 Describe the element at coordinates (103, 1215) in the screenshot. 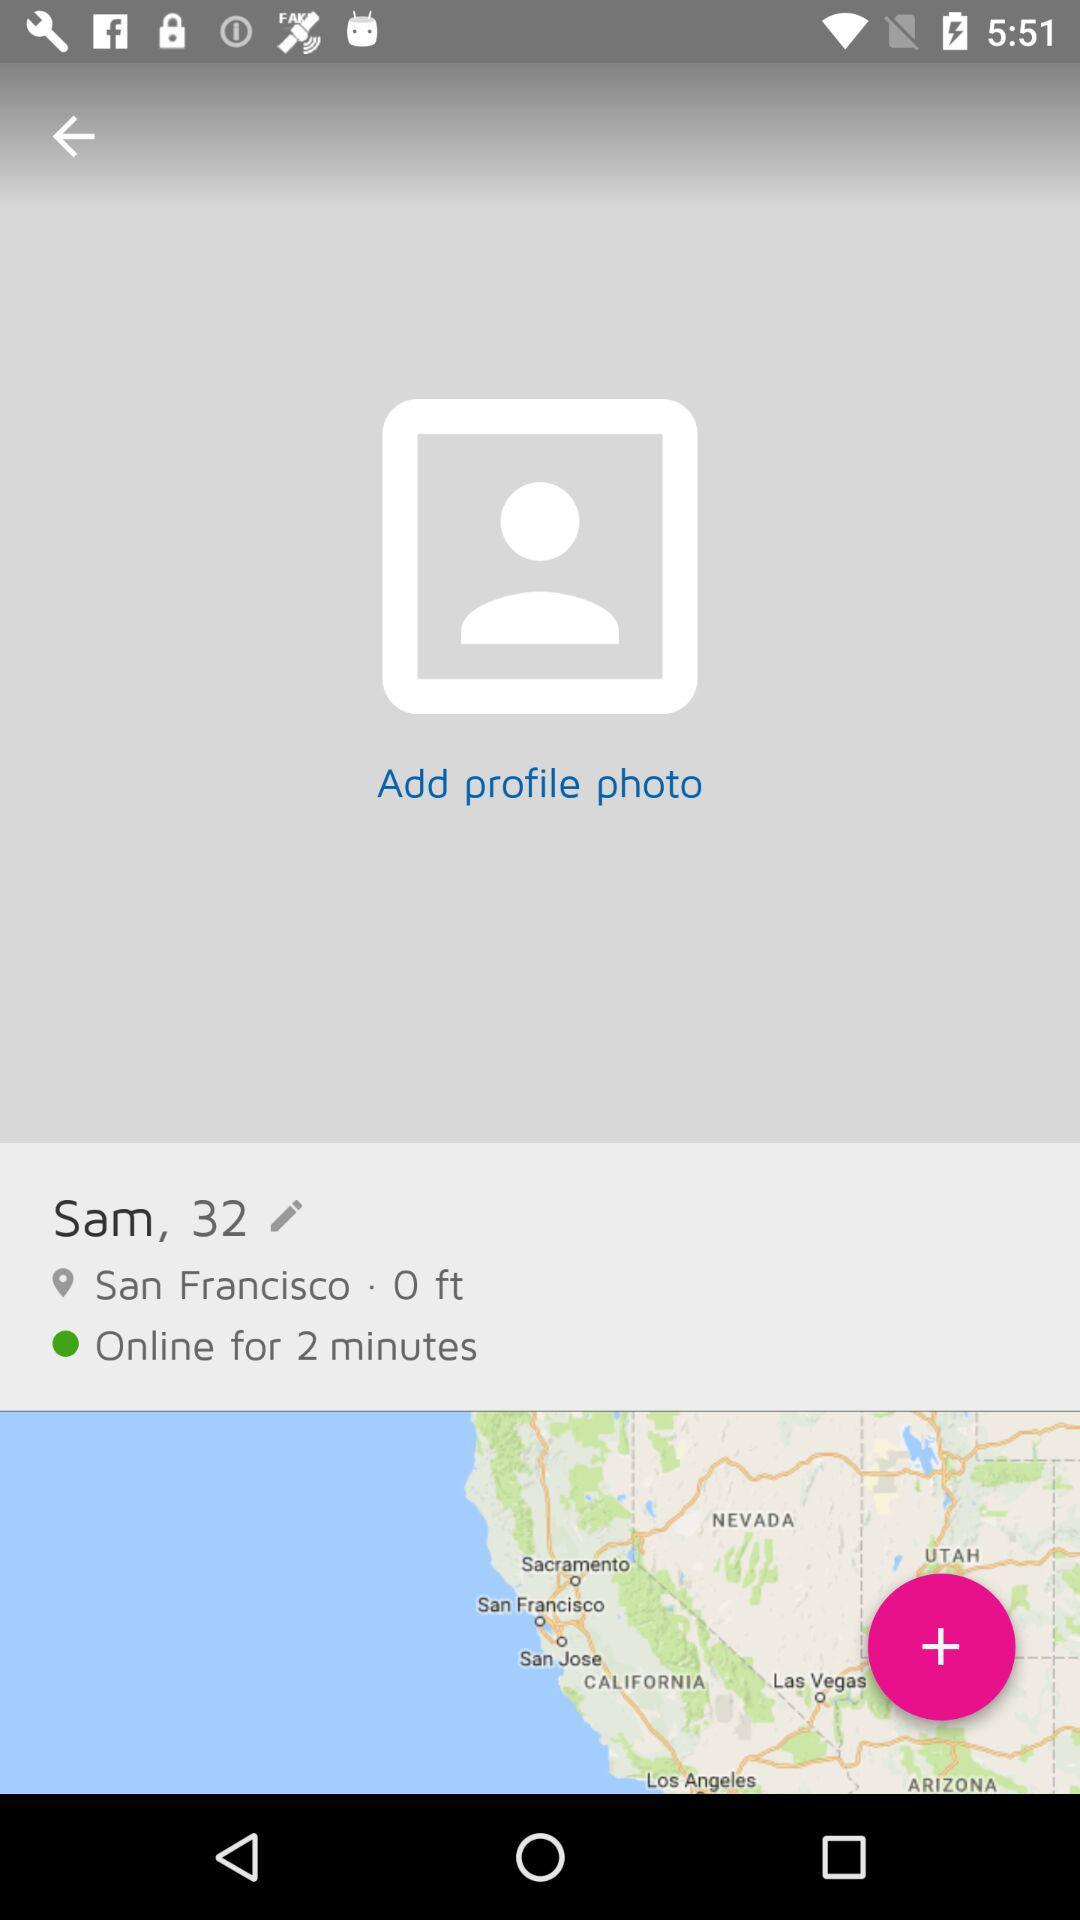

I see `the sam` at that location.